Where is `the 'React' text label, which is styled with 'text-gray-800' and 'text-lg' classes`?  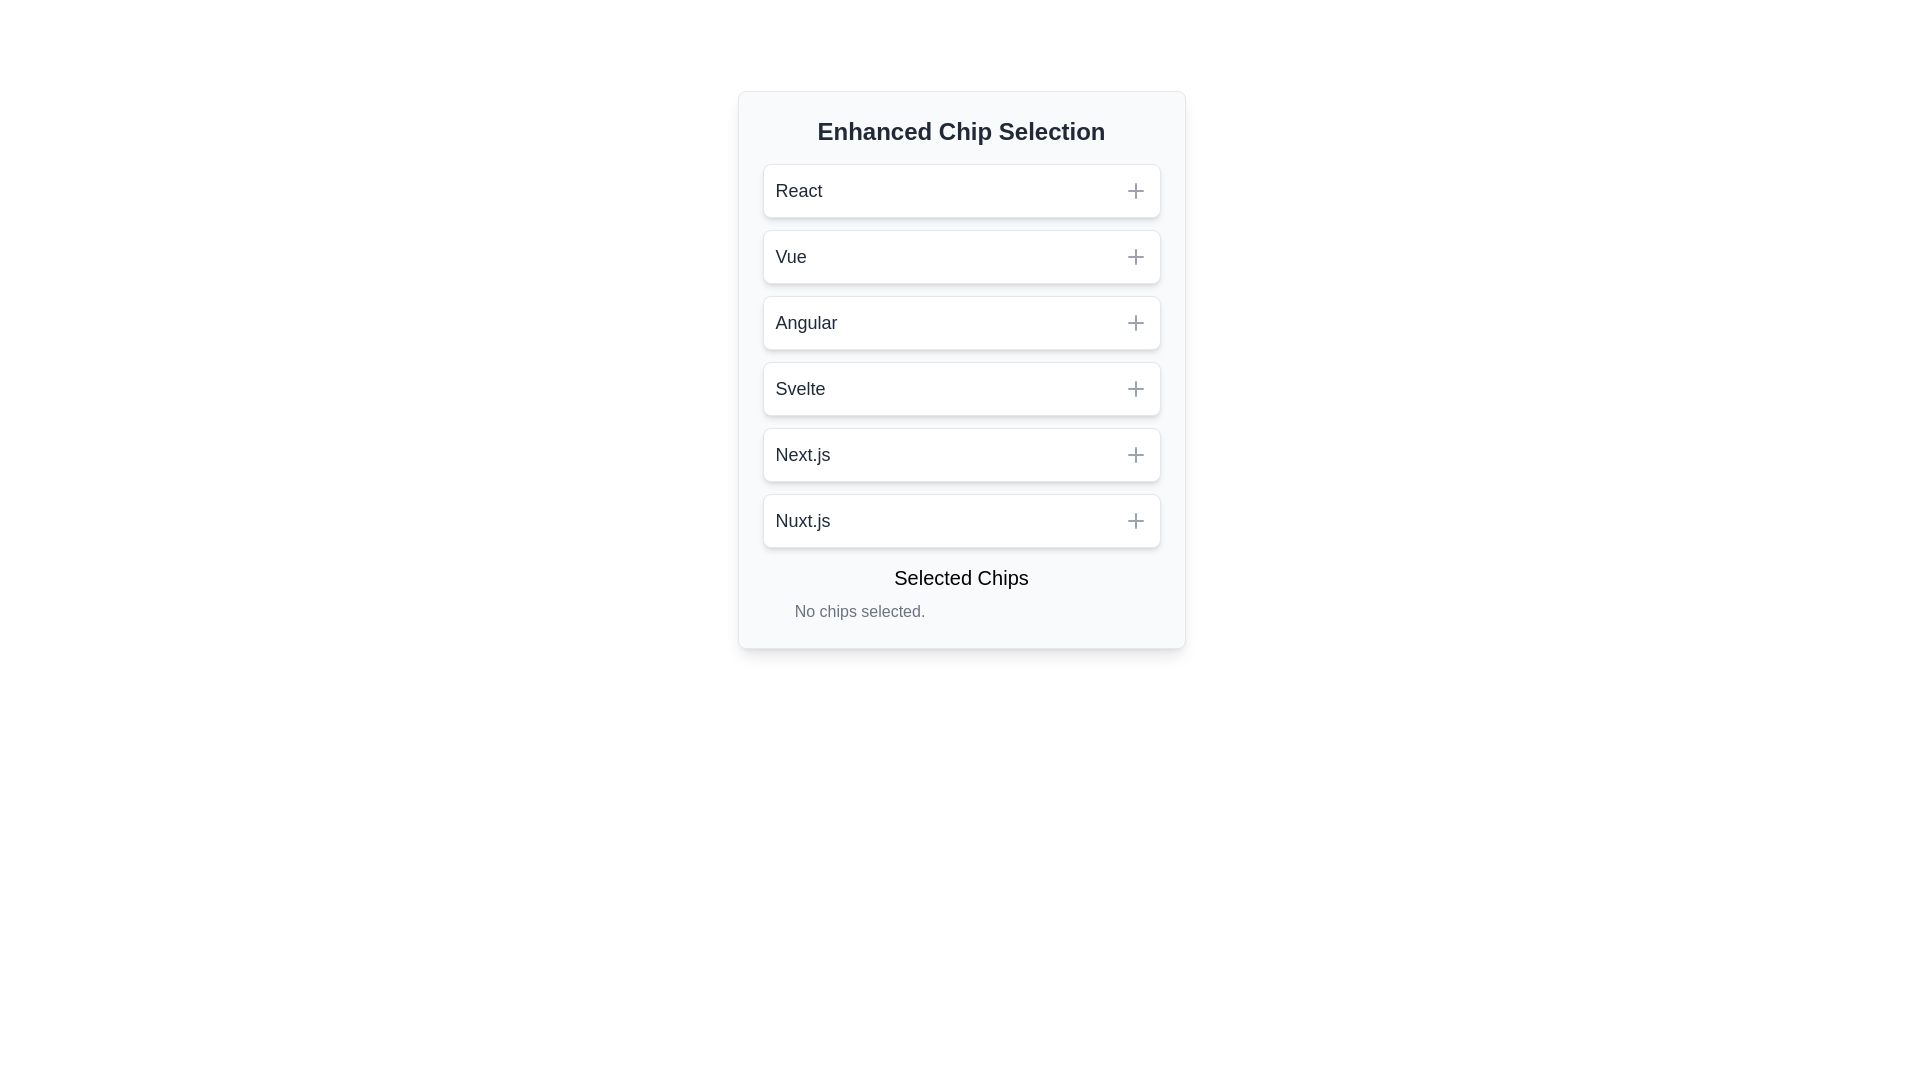
the 'React' text label, which is styled with 'text-gray-800' and 'text-lg' classes is located at coordinates (798, 191).